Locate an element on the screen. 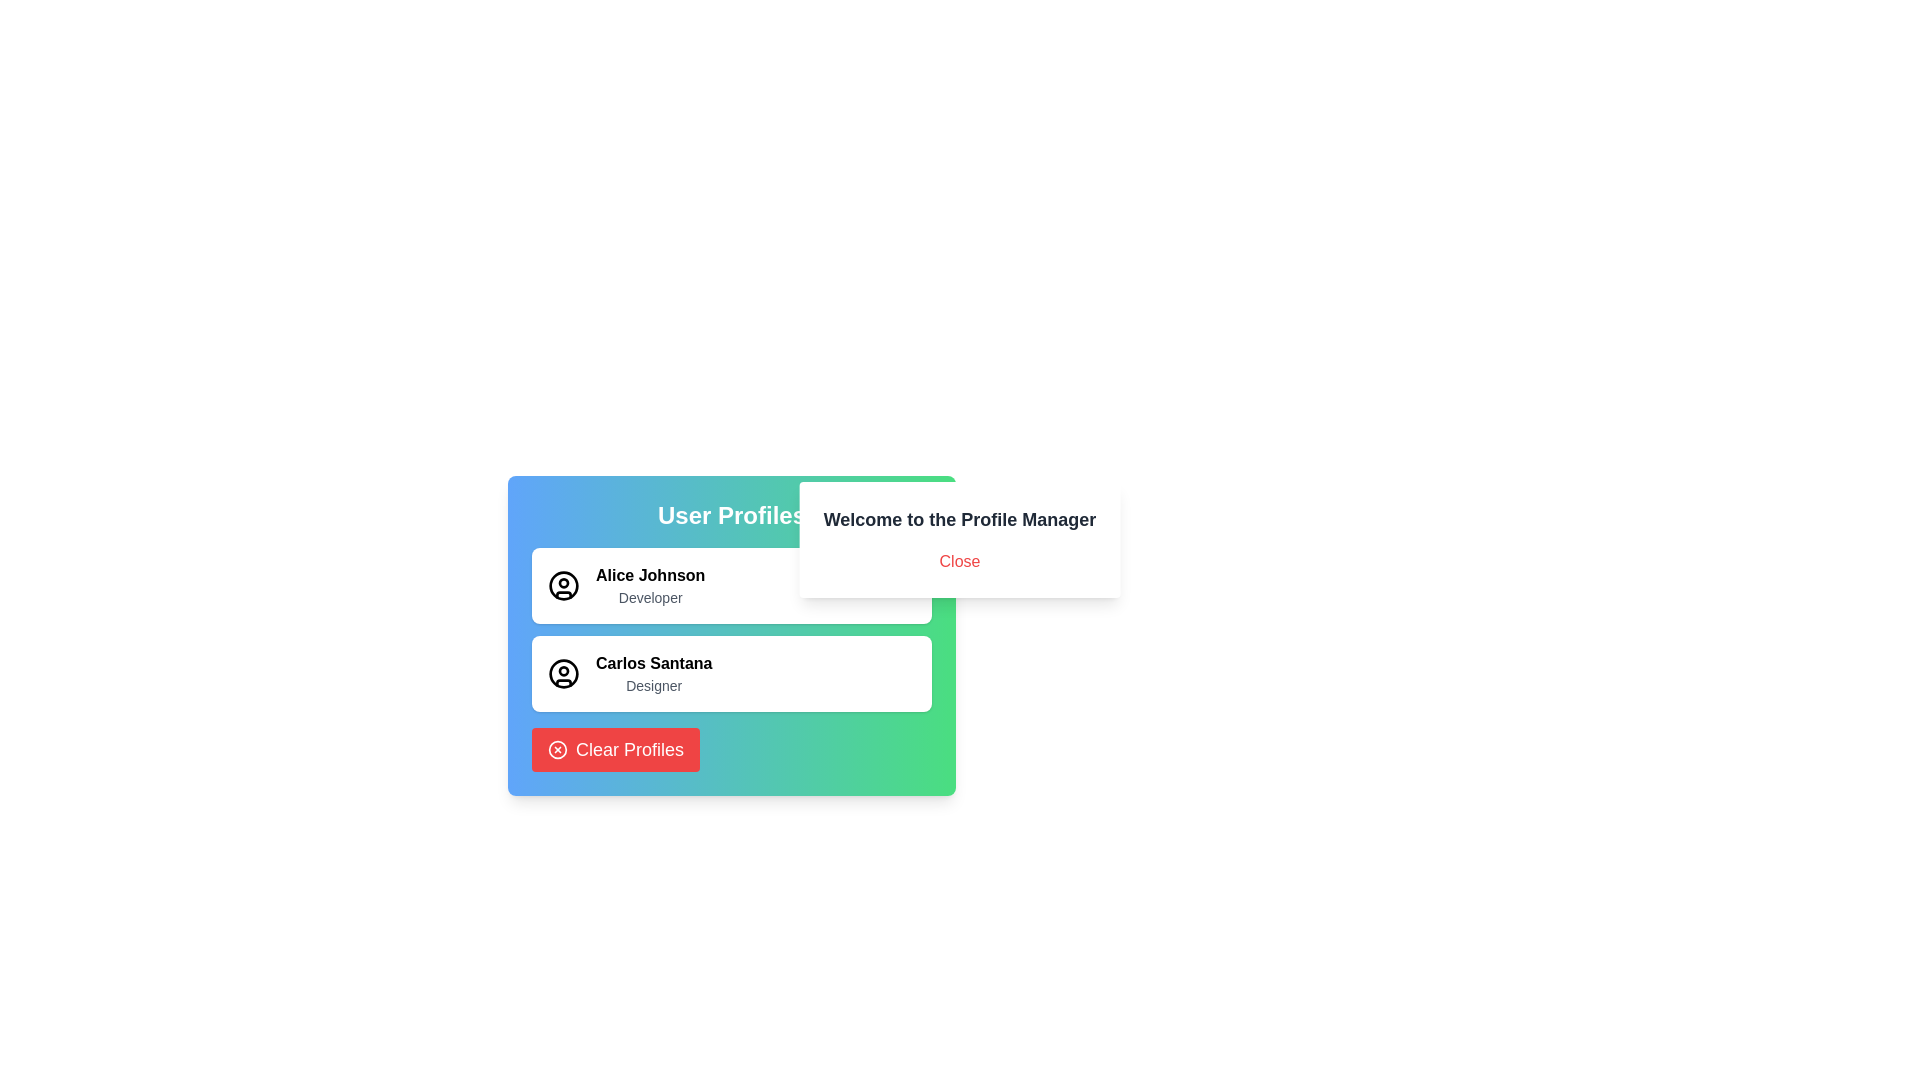 The width and height of the screenshot is (1920, 1080). name 'Carlos Santana' and the title 'Designer' displayed in the text block element, which is the second item in a vertical list of user profiles is located at coordinates (654, 674).